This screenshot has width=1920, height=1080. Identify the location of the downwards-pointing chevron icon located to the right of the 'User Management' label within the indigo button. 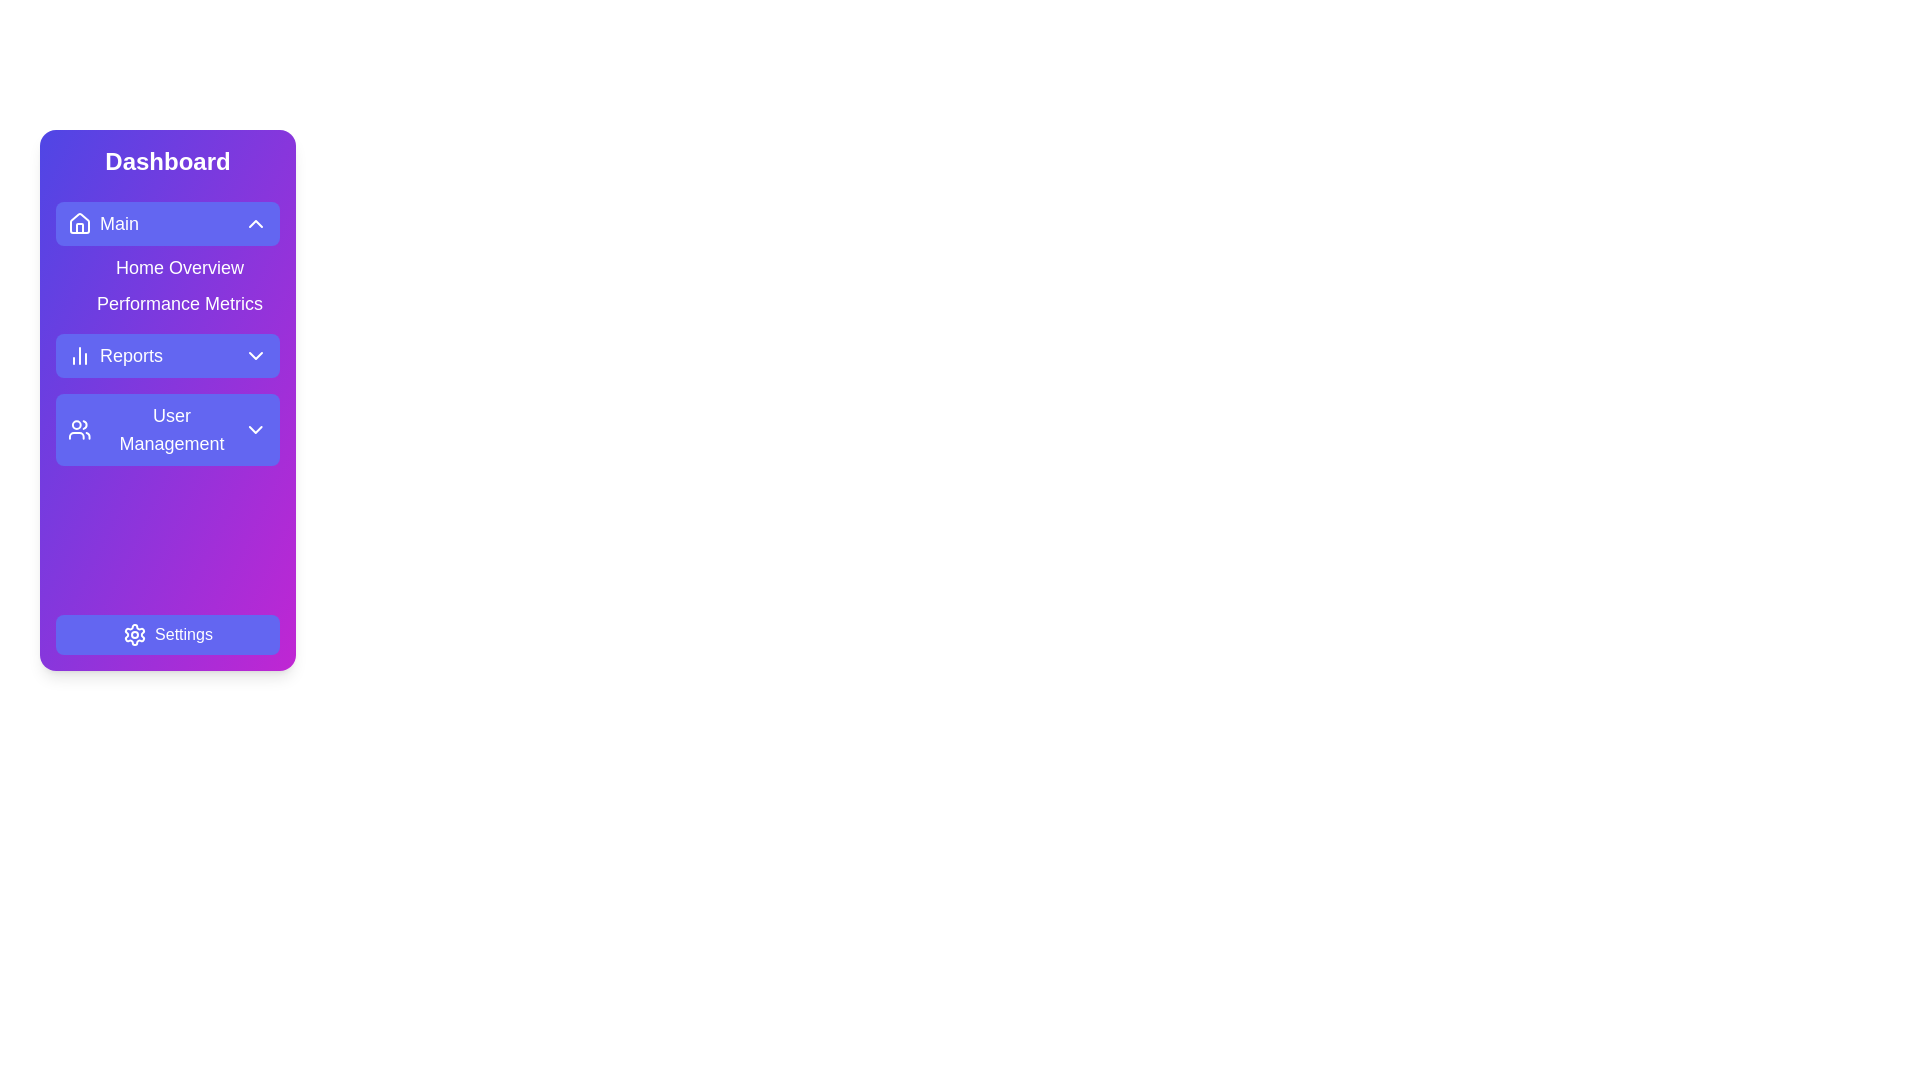
(255, 428).